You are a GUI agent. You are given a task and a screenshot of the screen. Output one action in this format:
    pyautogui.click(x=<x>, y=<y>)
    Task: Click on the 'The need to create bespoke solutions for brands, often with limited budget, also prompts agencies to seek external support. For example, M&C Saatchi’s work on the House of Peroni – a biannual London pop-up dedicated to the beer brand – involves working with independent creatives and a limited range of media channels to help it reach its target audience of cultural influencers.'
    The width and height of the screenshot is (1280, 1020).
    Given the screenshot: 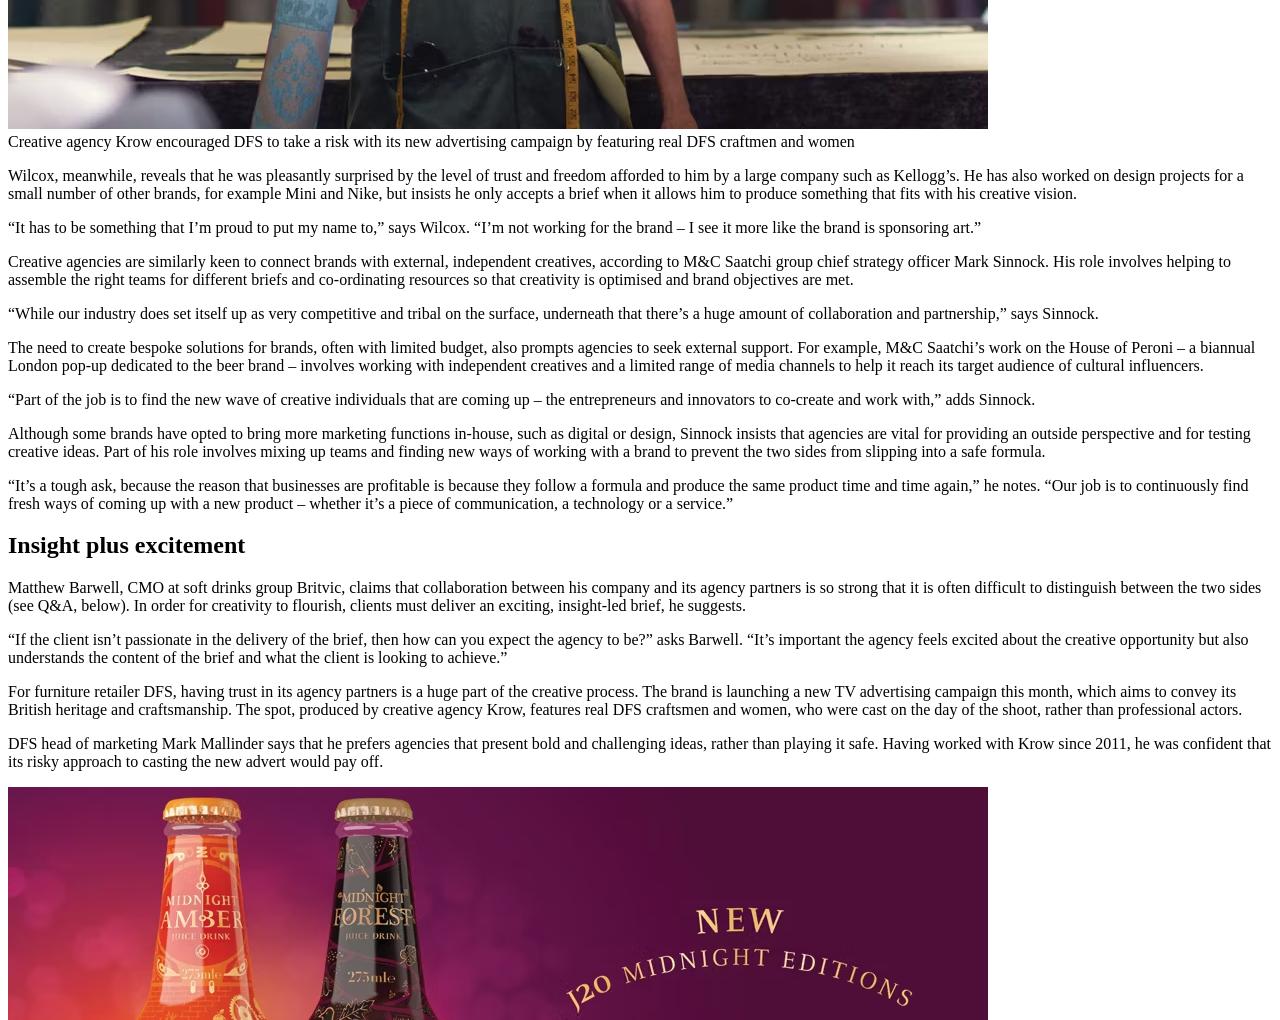 What is the action you would take?
    pyautogui.click(x=630, y=354)
    